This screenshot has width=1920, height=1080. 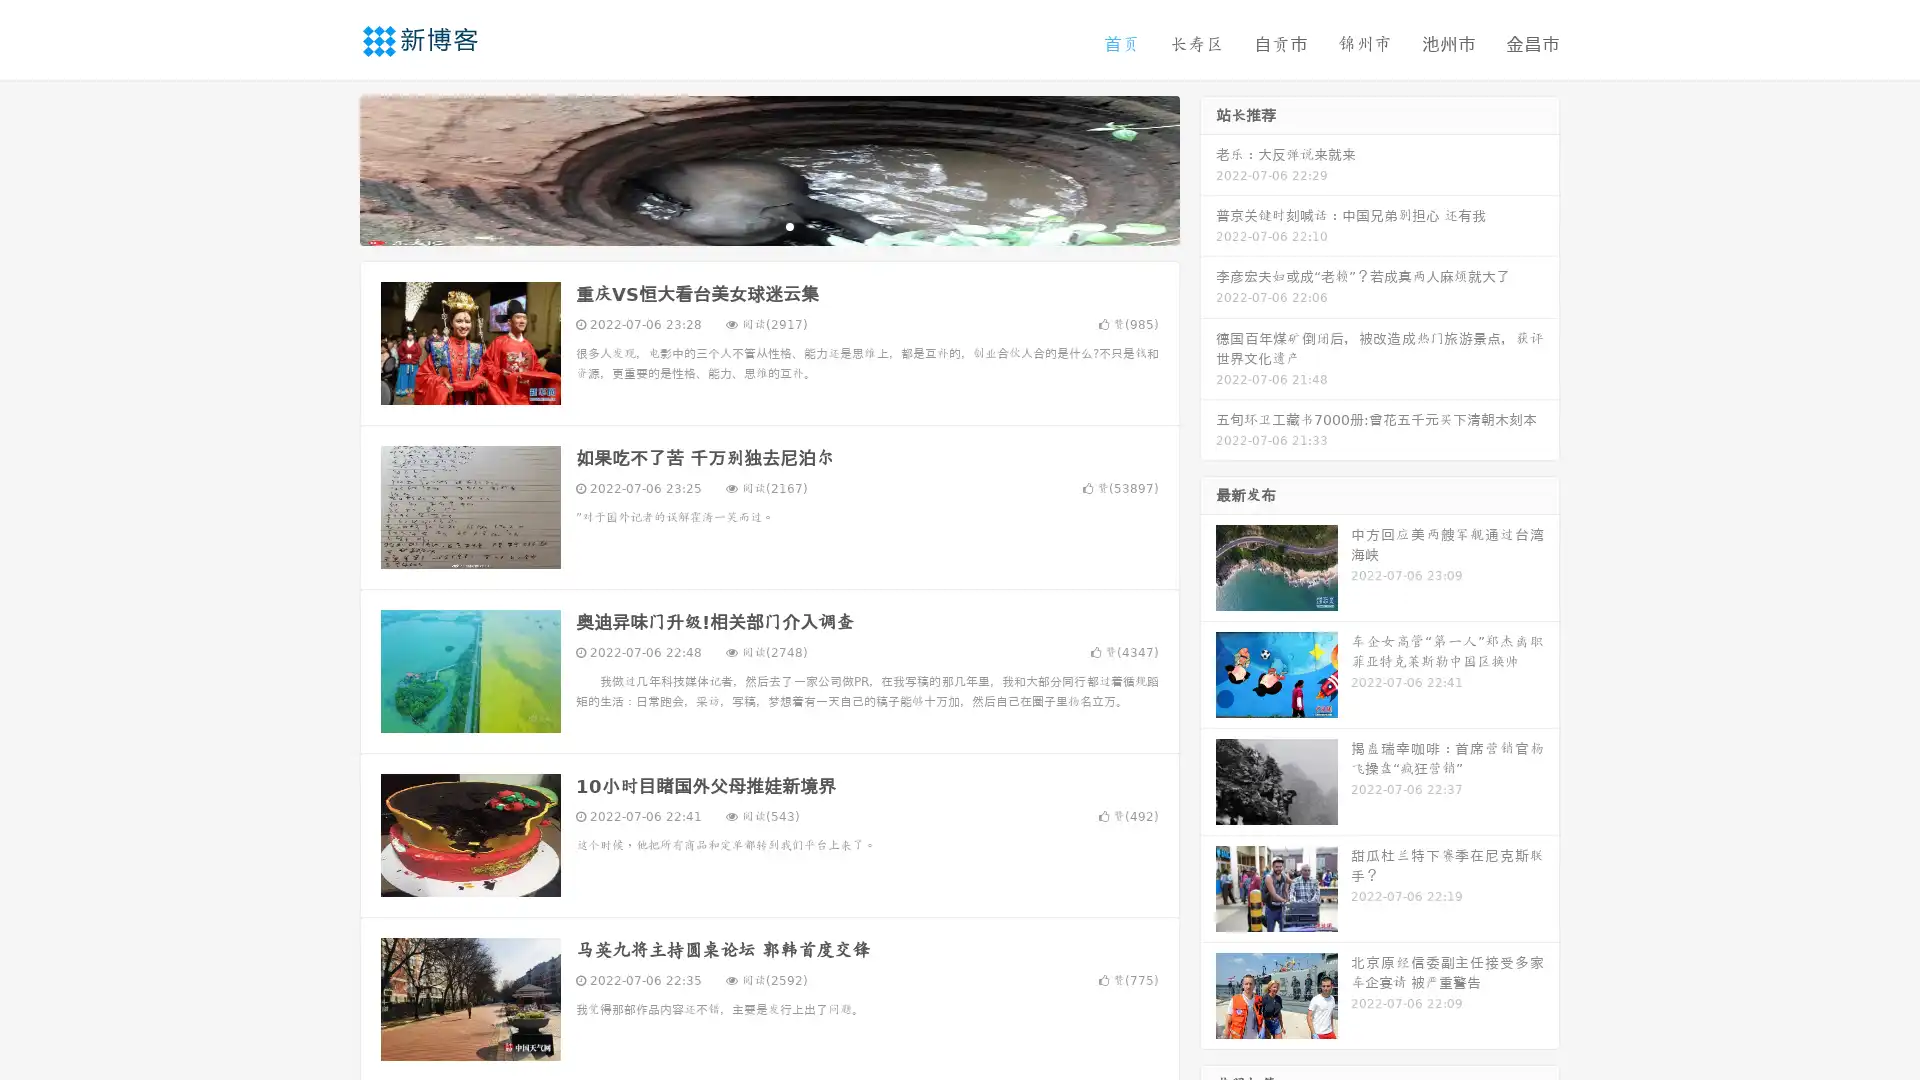 I want to click on Next slide, so click(x=1208, y=168).